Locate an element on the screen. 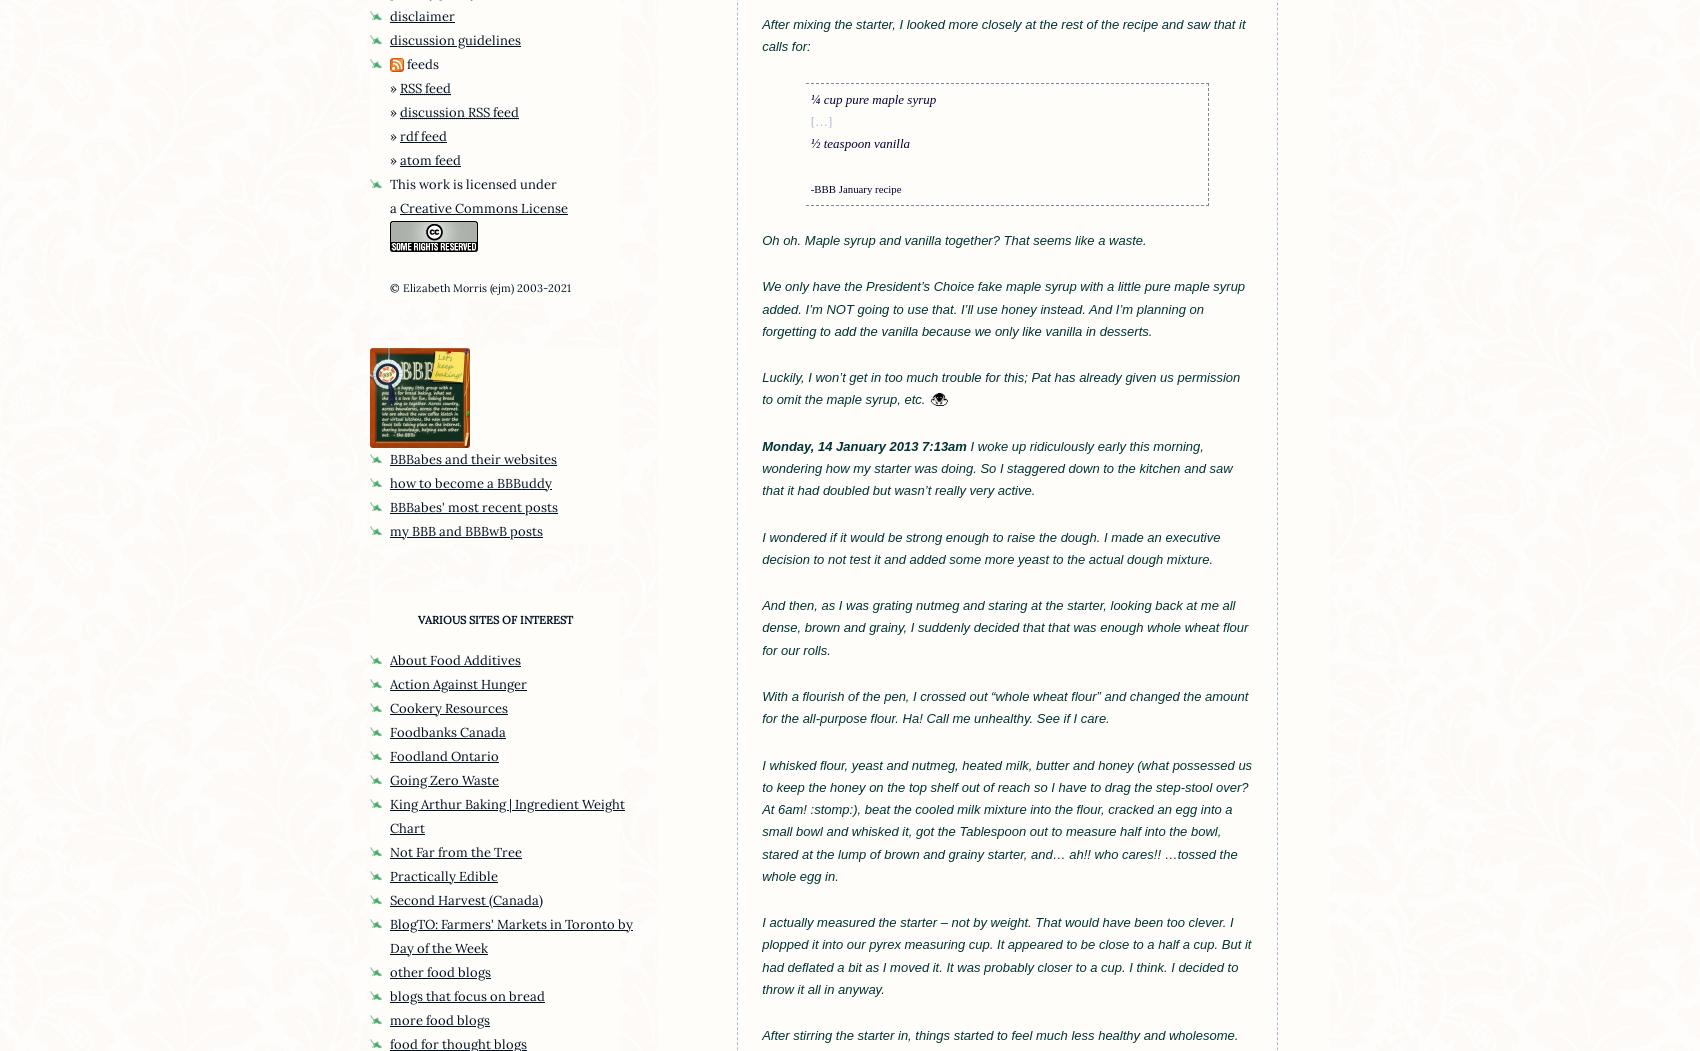  'blogs that focus on bread' is located at coordinates (467, 995).